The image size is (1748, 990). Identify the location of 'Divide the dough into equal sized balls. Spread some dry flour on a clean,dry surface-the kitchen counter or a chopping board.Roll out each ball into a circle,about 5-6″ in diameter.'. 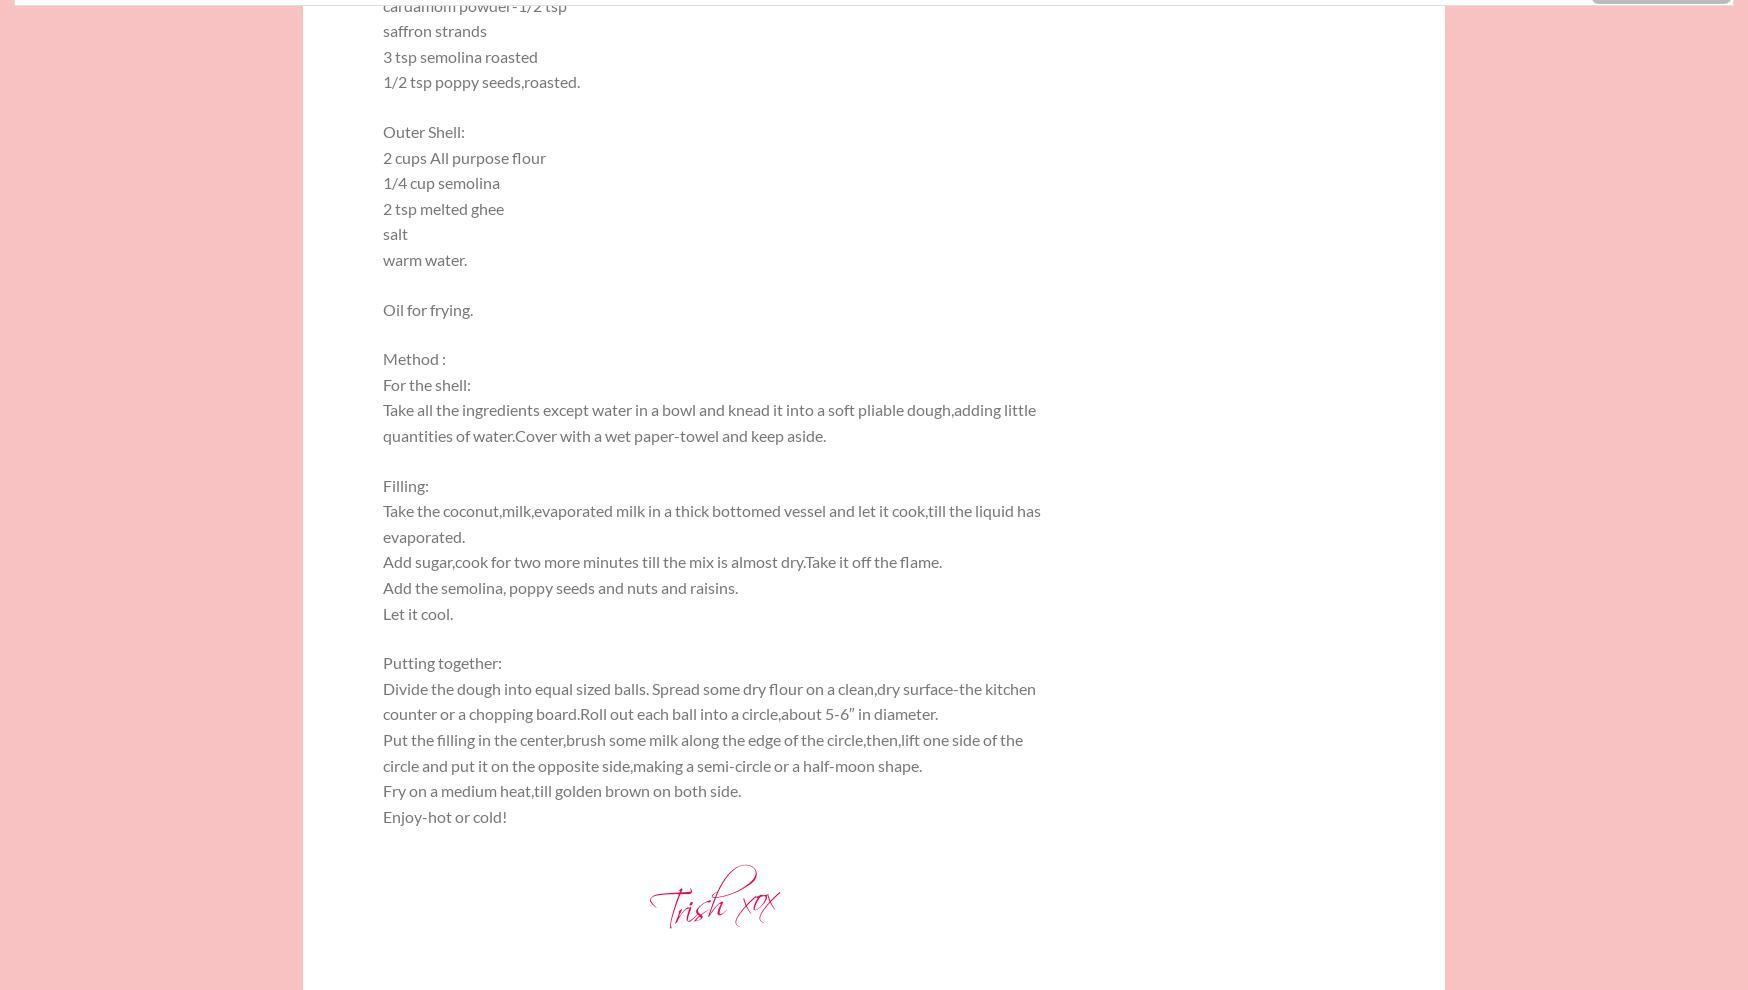
(709, 699).